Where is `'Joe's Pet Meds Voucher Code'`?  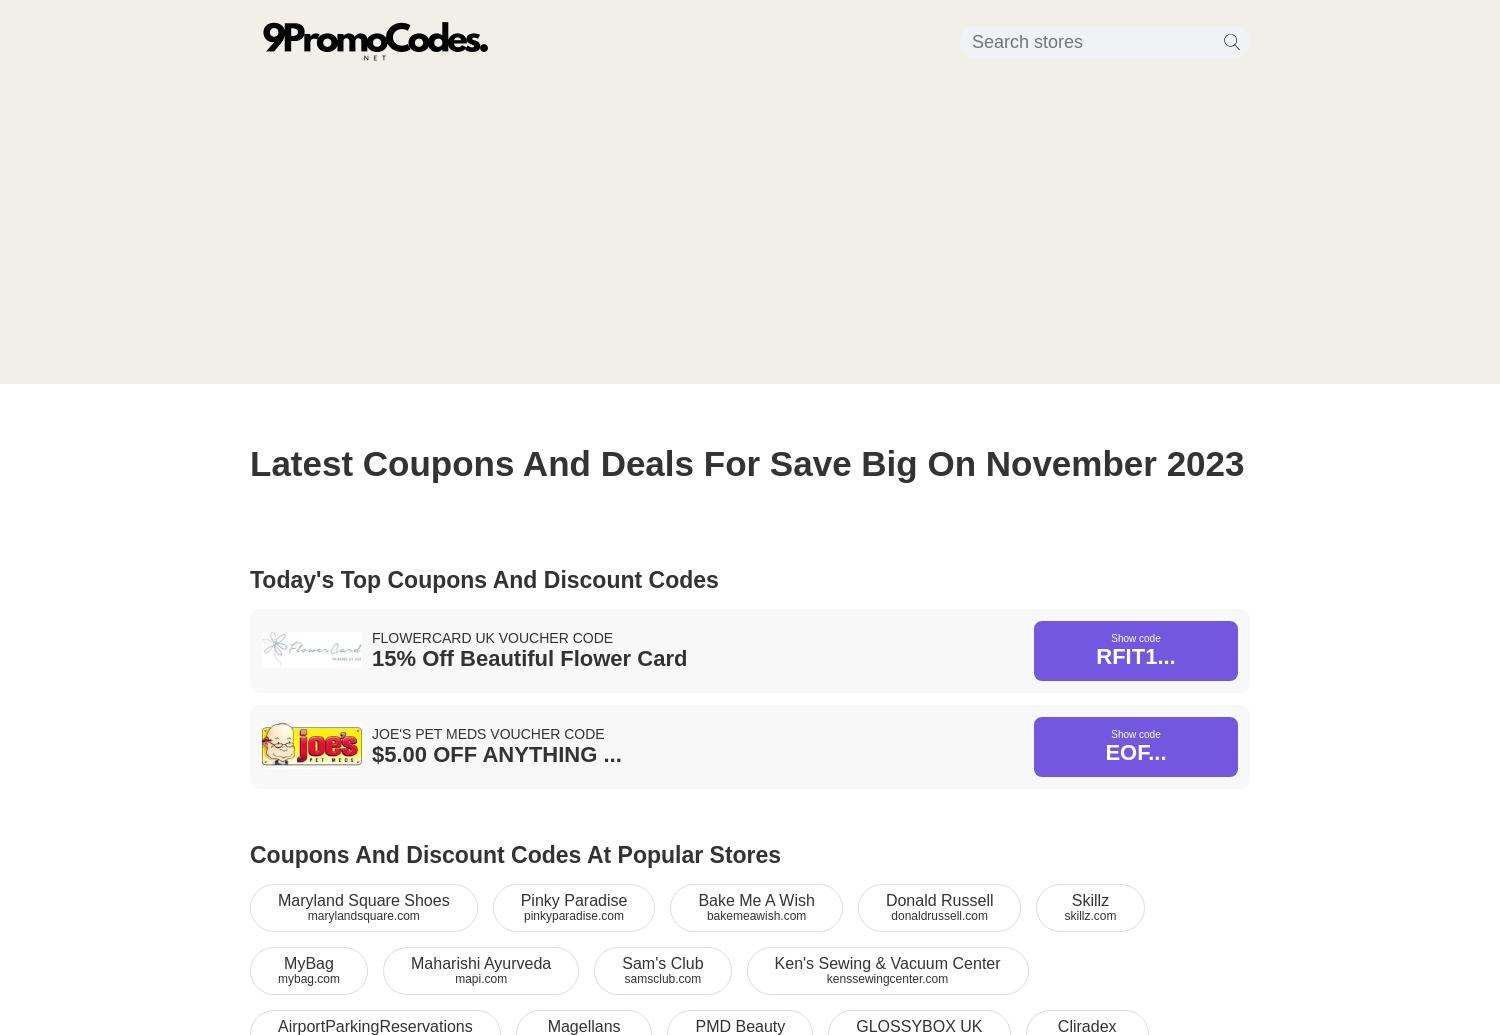
'Joe's Pet Meds Voucher Code' is located at coordinates (371, 731).